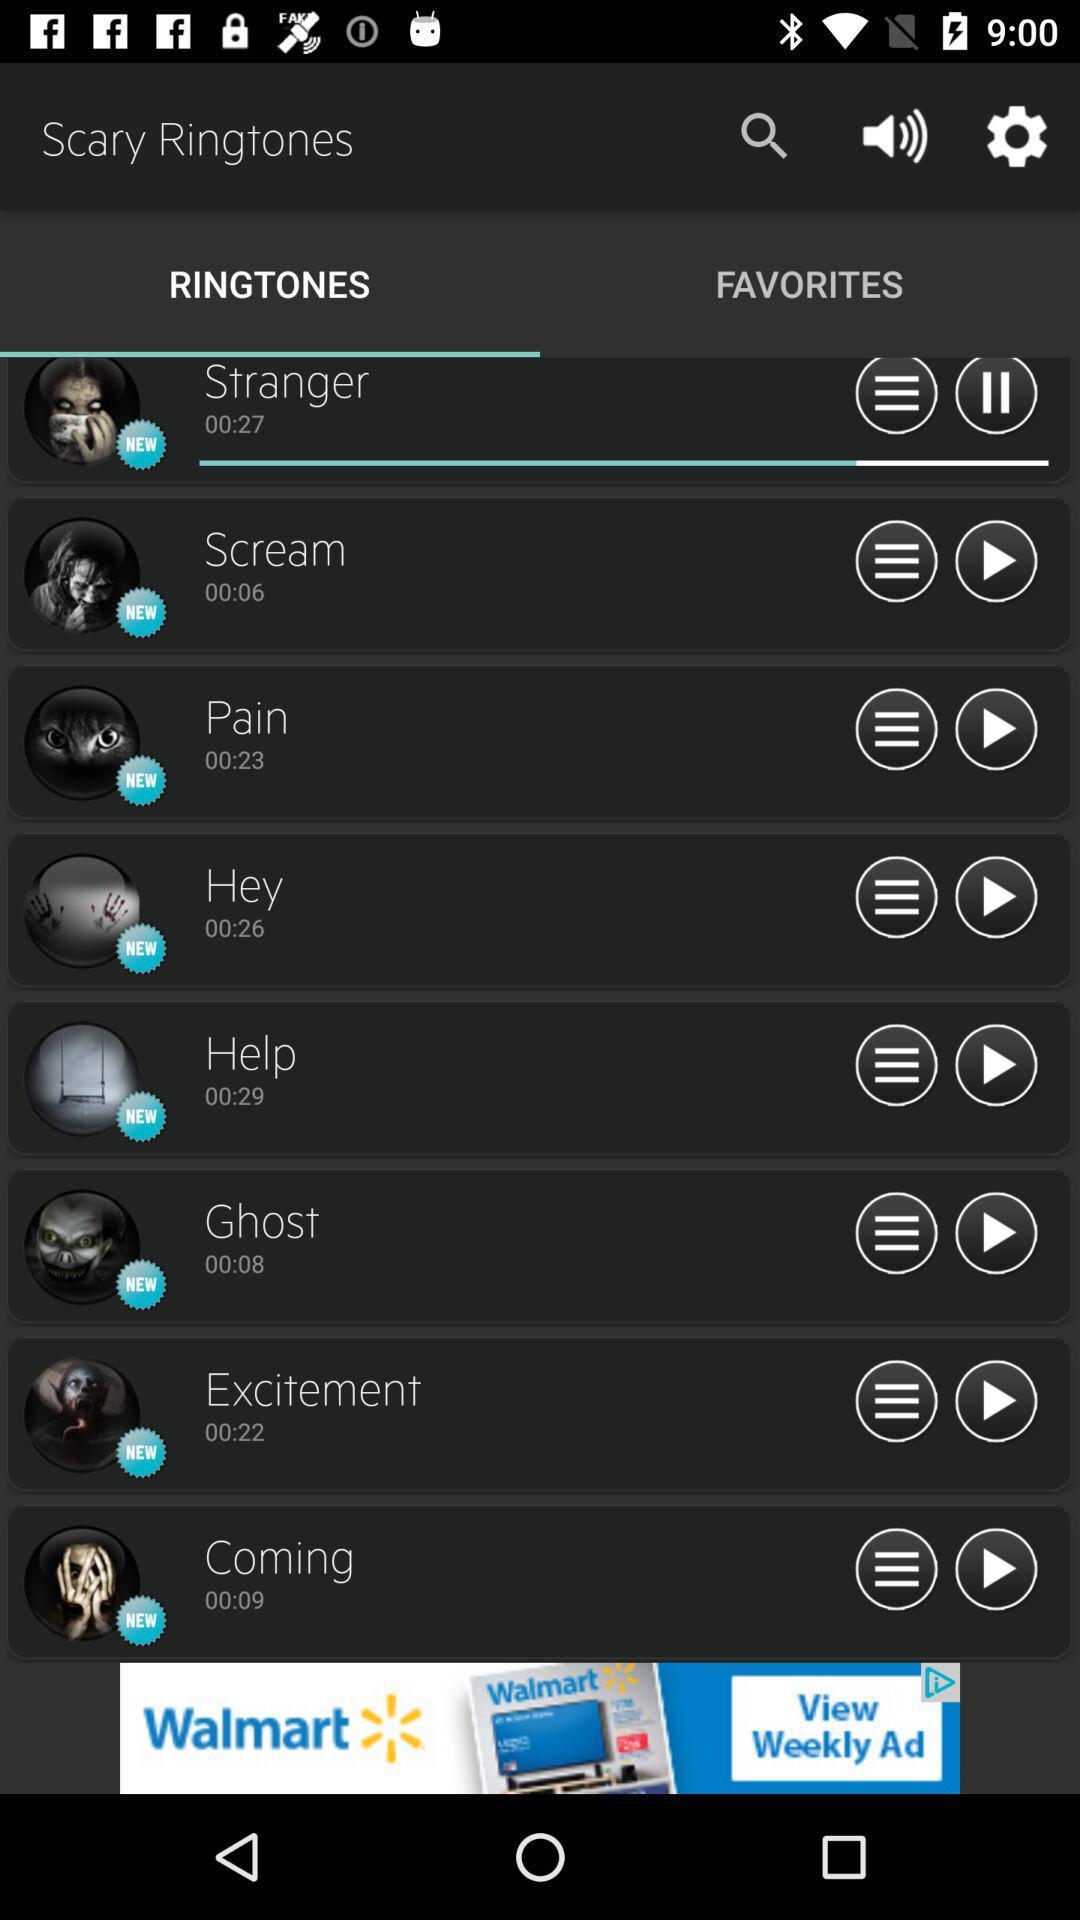  Describe the element at coordinates (80, 911) in the screenshot. I see `open track` at that location.